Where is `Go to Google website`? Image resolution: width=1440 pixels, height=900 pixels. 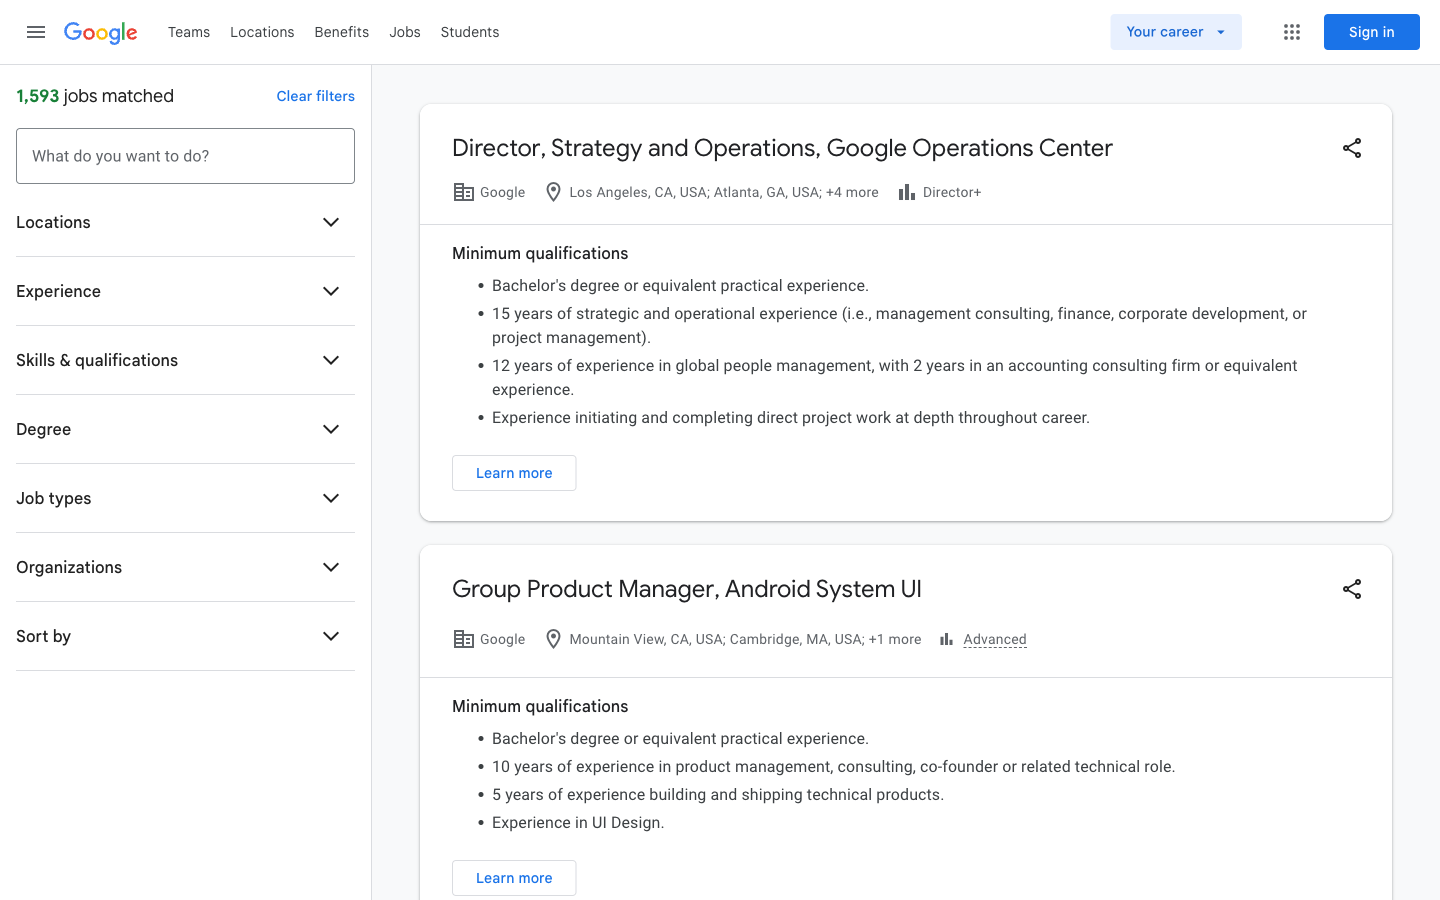 Go to Google website is located at coordinates (100, 33).